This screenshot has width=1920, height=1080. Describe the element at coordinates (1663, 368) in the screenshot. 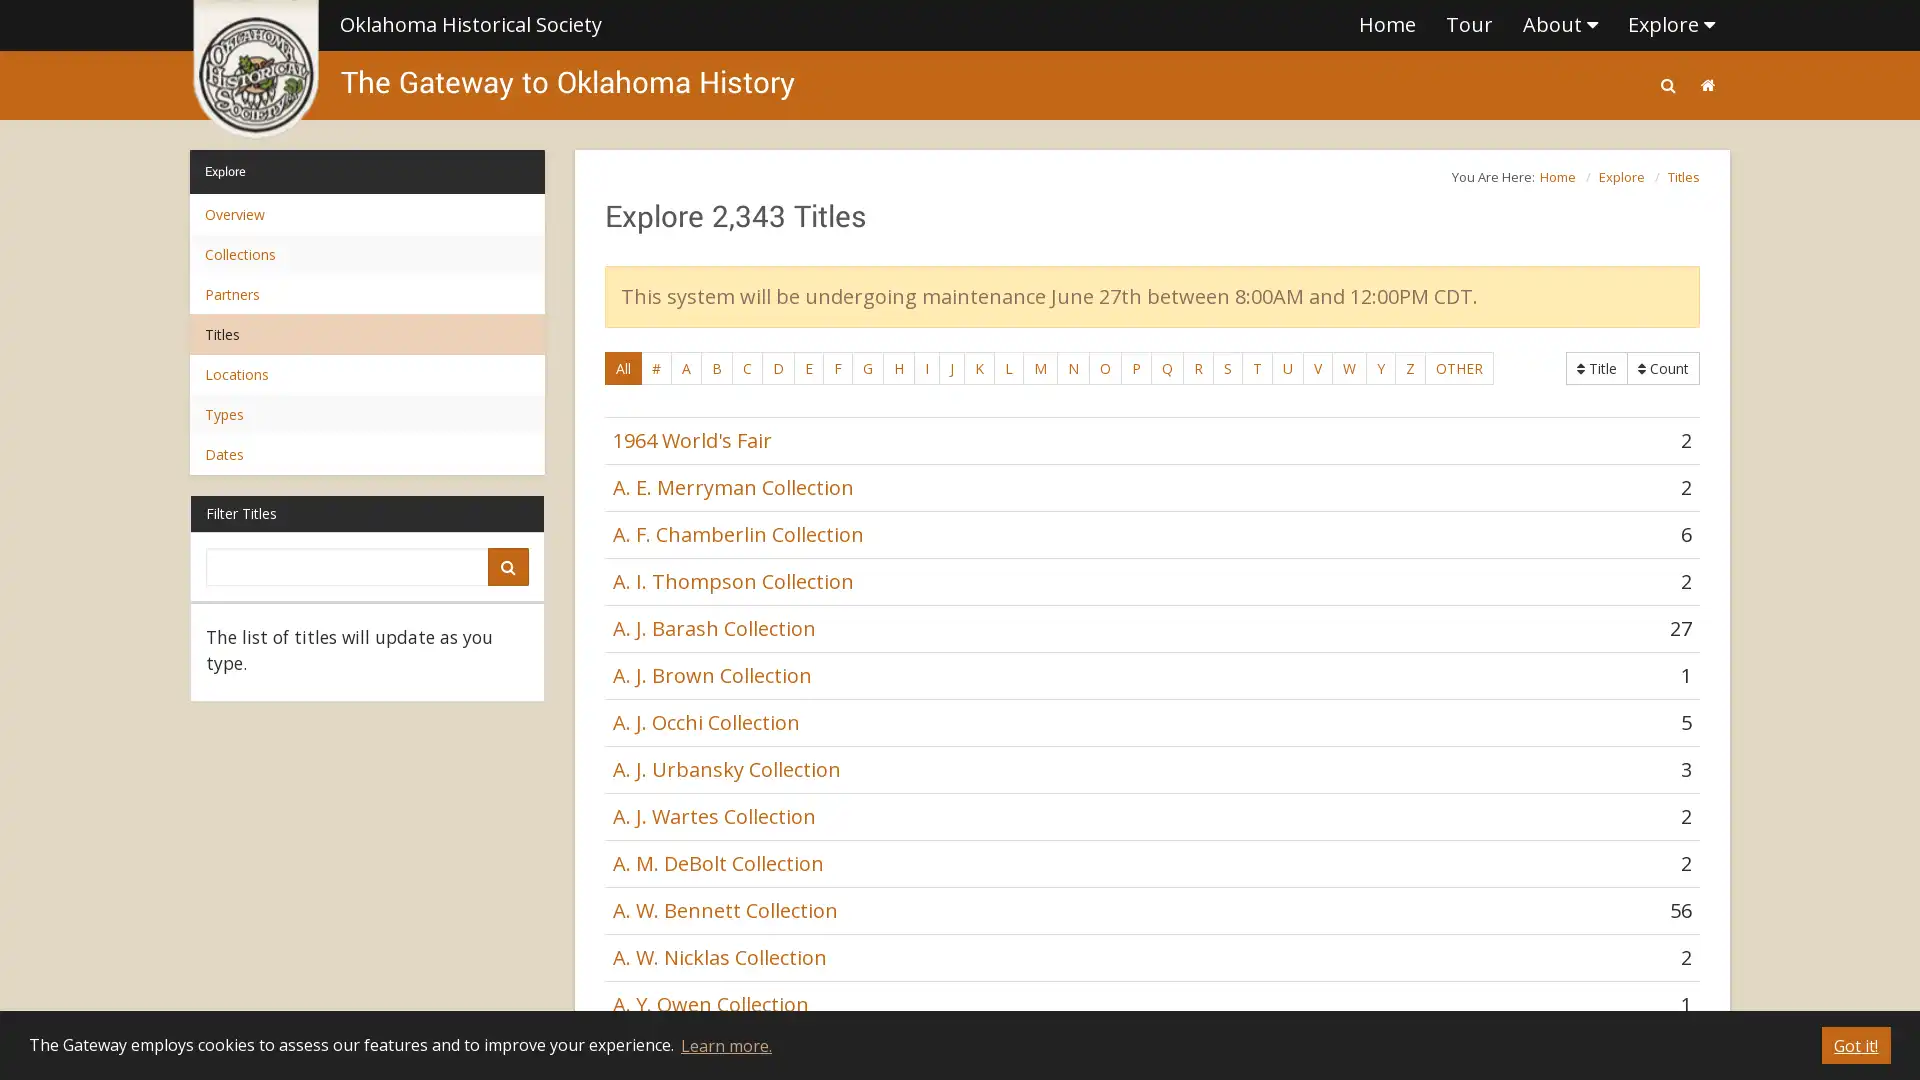

I see `Toggle sorting of titles alphabetically by title` at that location.